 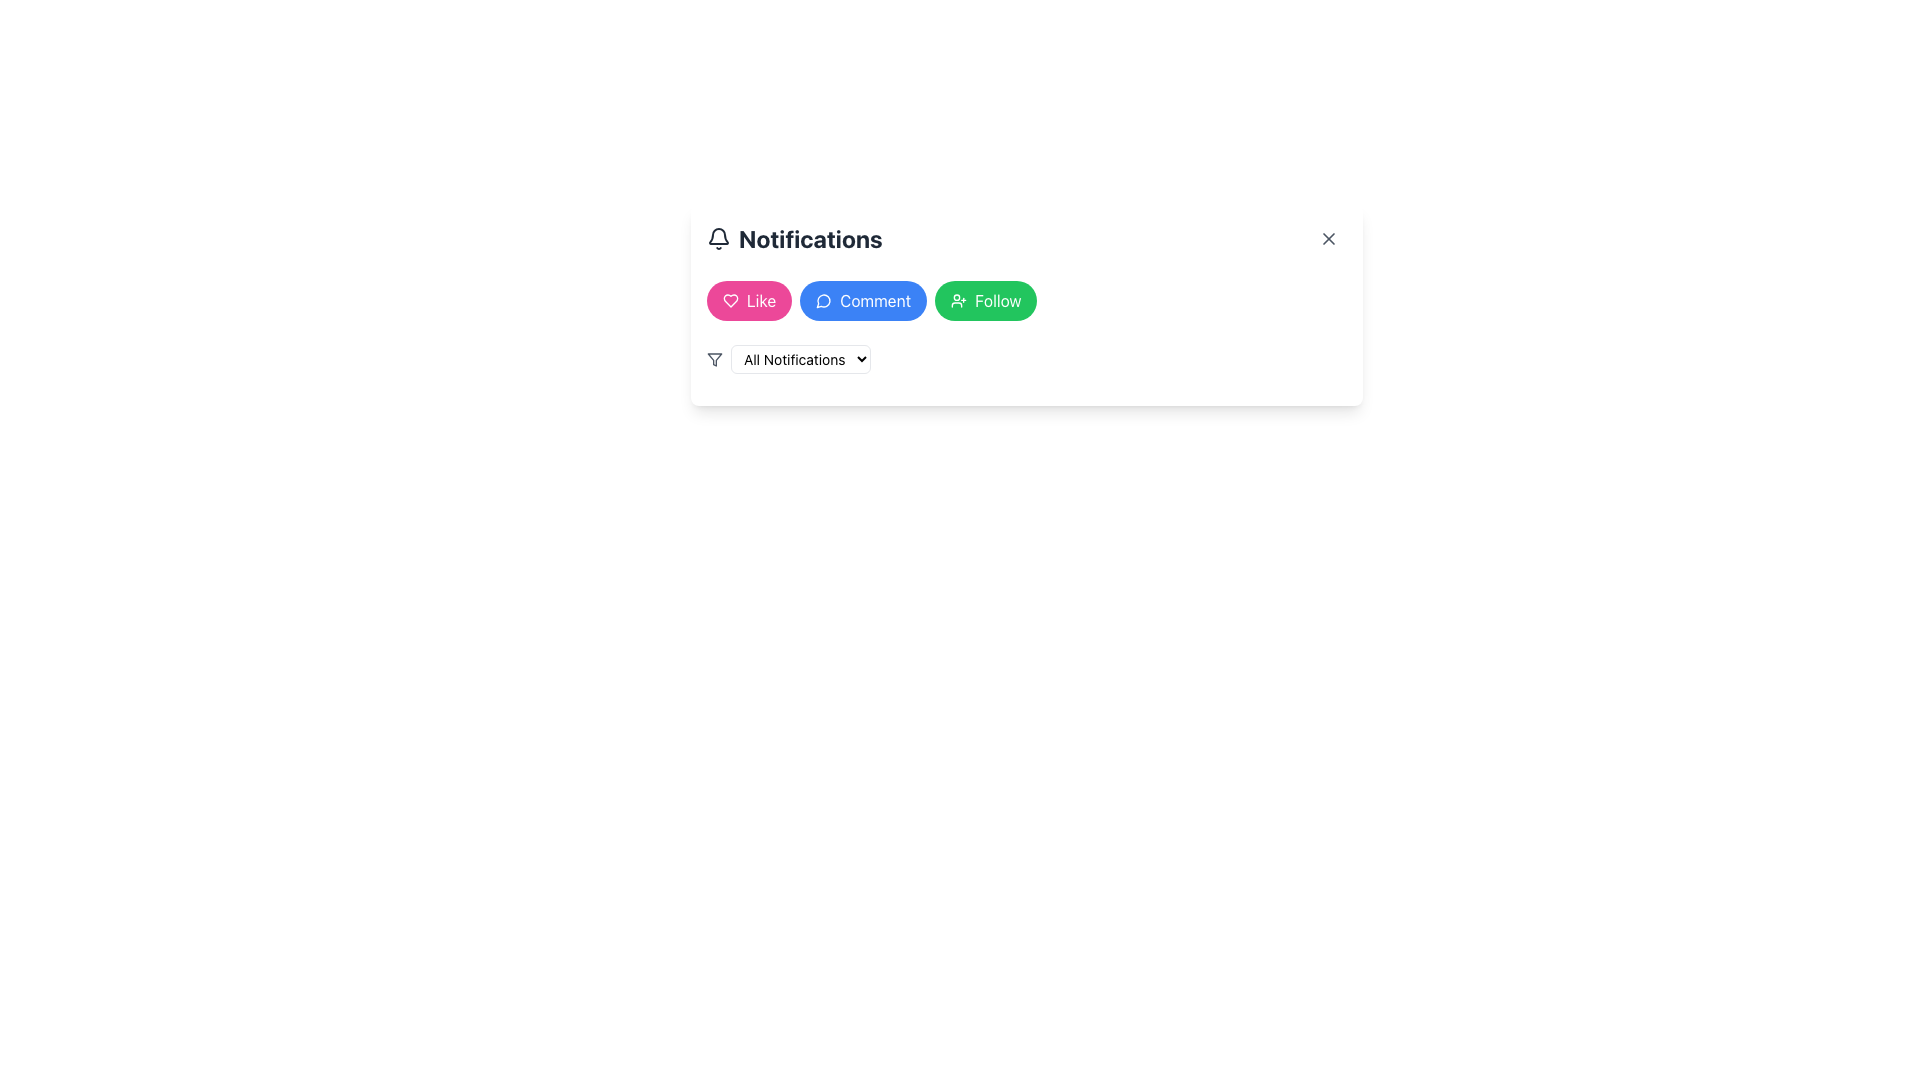 What do you see at coordinates (1329, 238) in the screenshot?
I see `the circular button with a light background and 'X' icon at its center, located at the top right corner of the 'Notifications' header section` at bounding box center [1329, 238].